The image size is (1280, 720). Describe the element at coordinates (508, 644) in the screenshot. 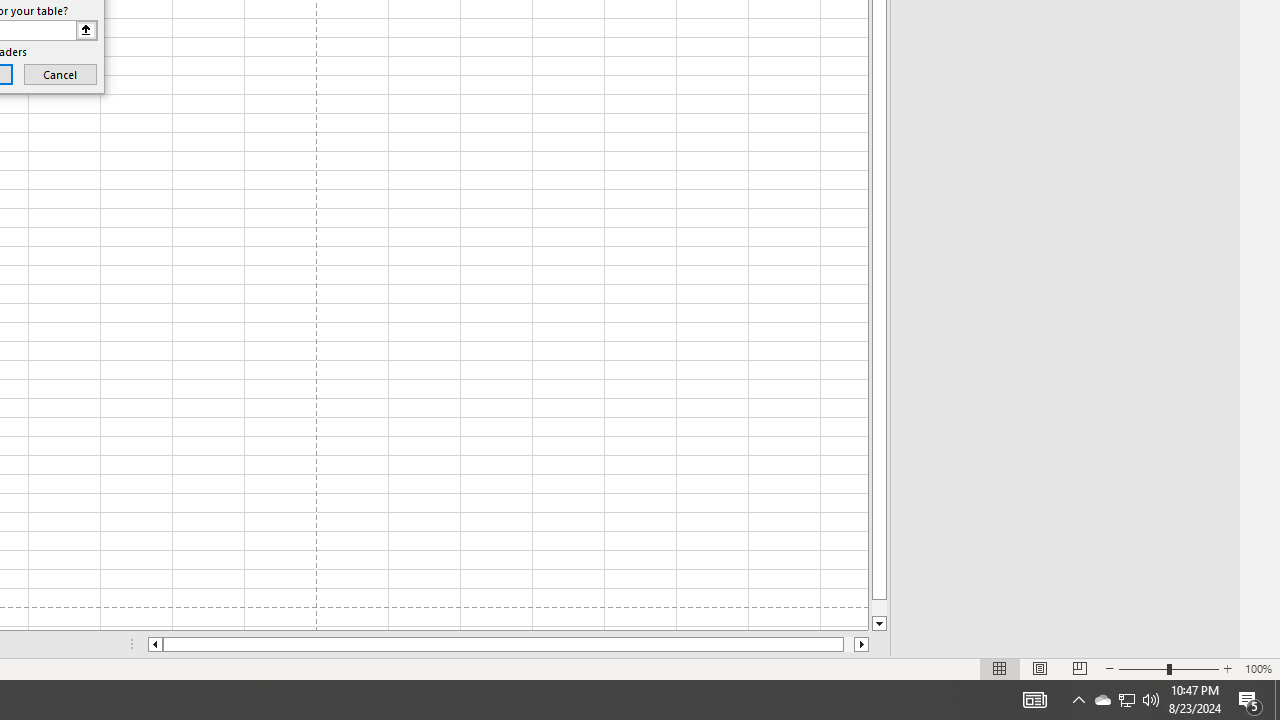

I see `'Class: NetUIScrollBar'` at that location.